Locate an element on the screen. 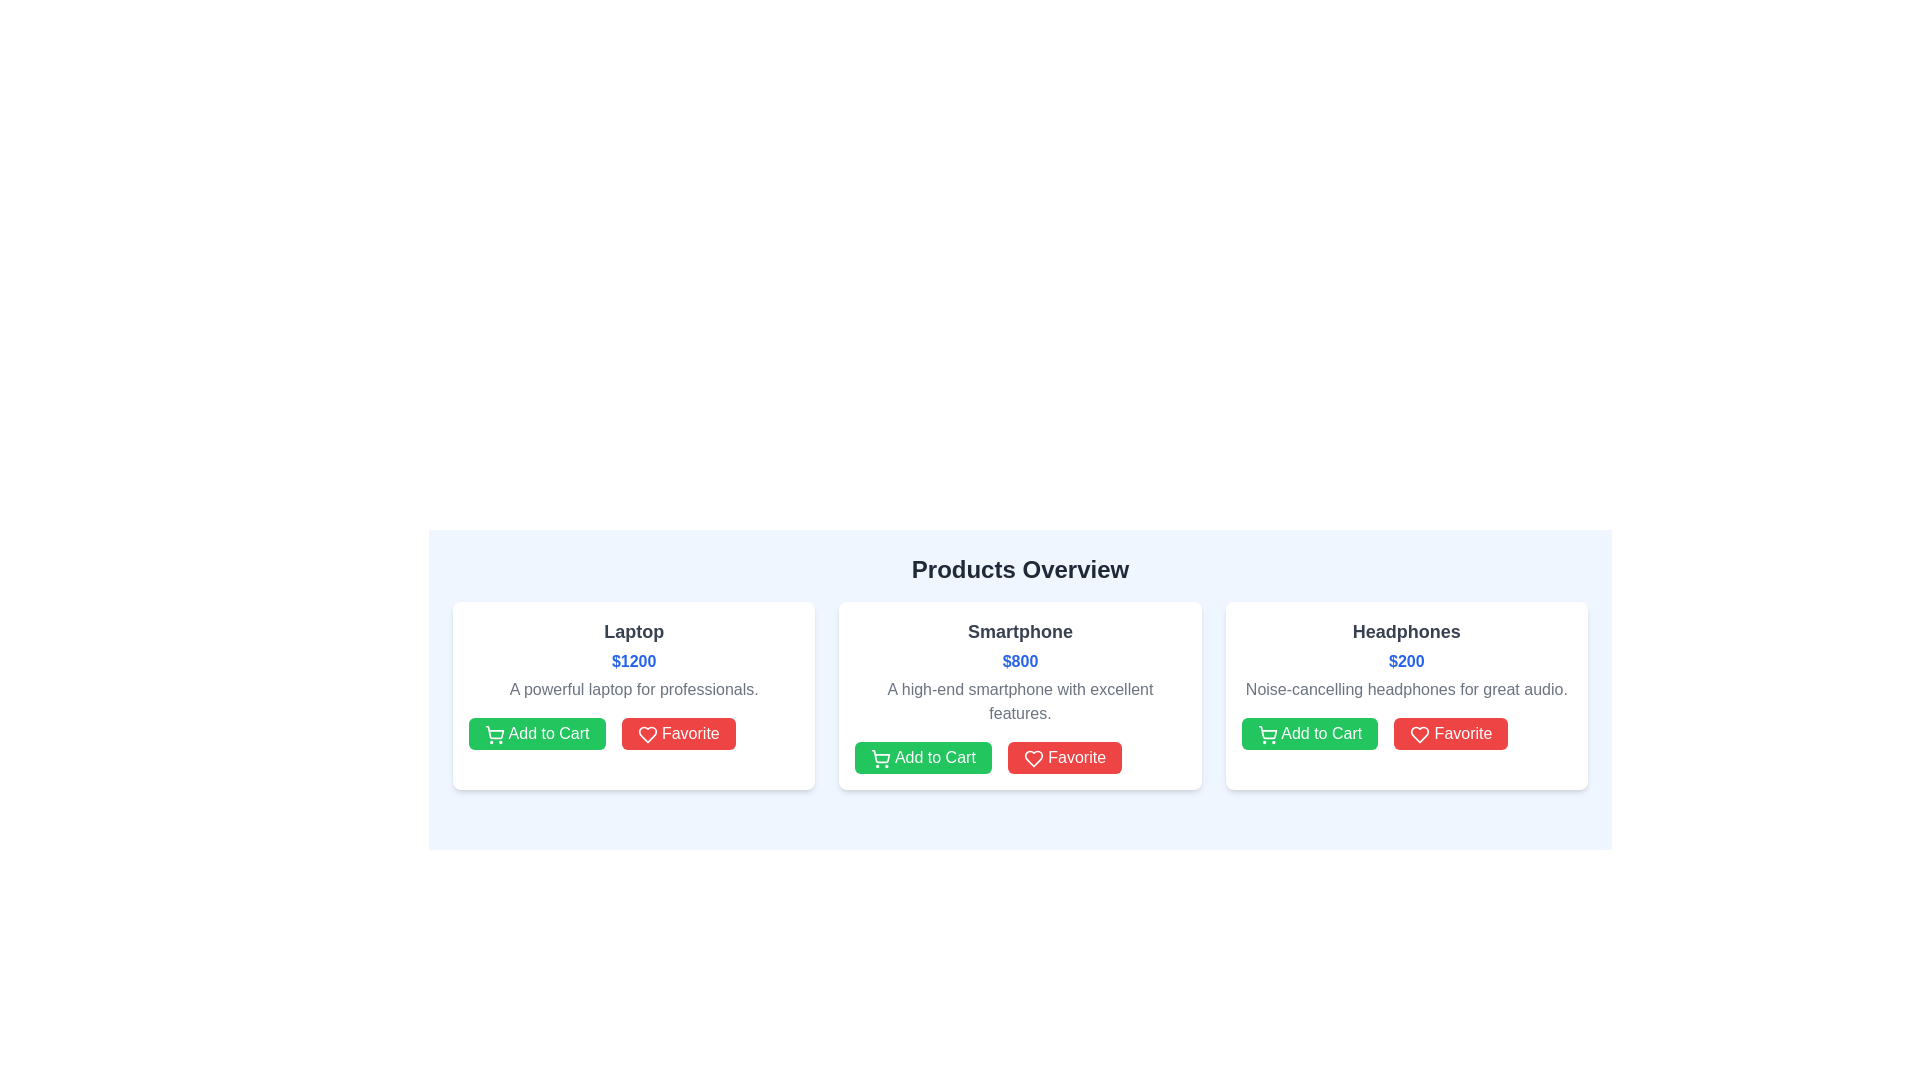 The height and width of the screenshot is (1080, 1920). text content of the Header element, which serves as the title for the section above the product cards is located at coordinates (1020, 570).